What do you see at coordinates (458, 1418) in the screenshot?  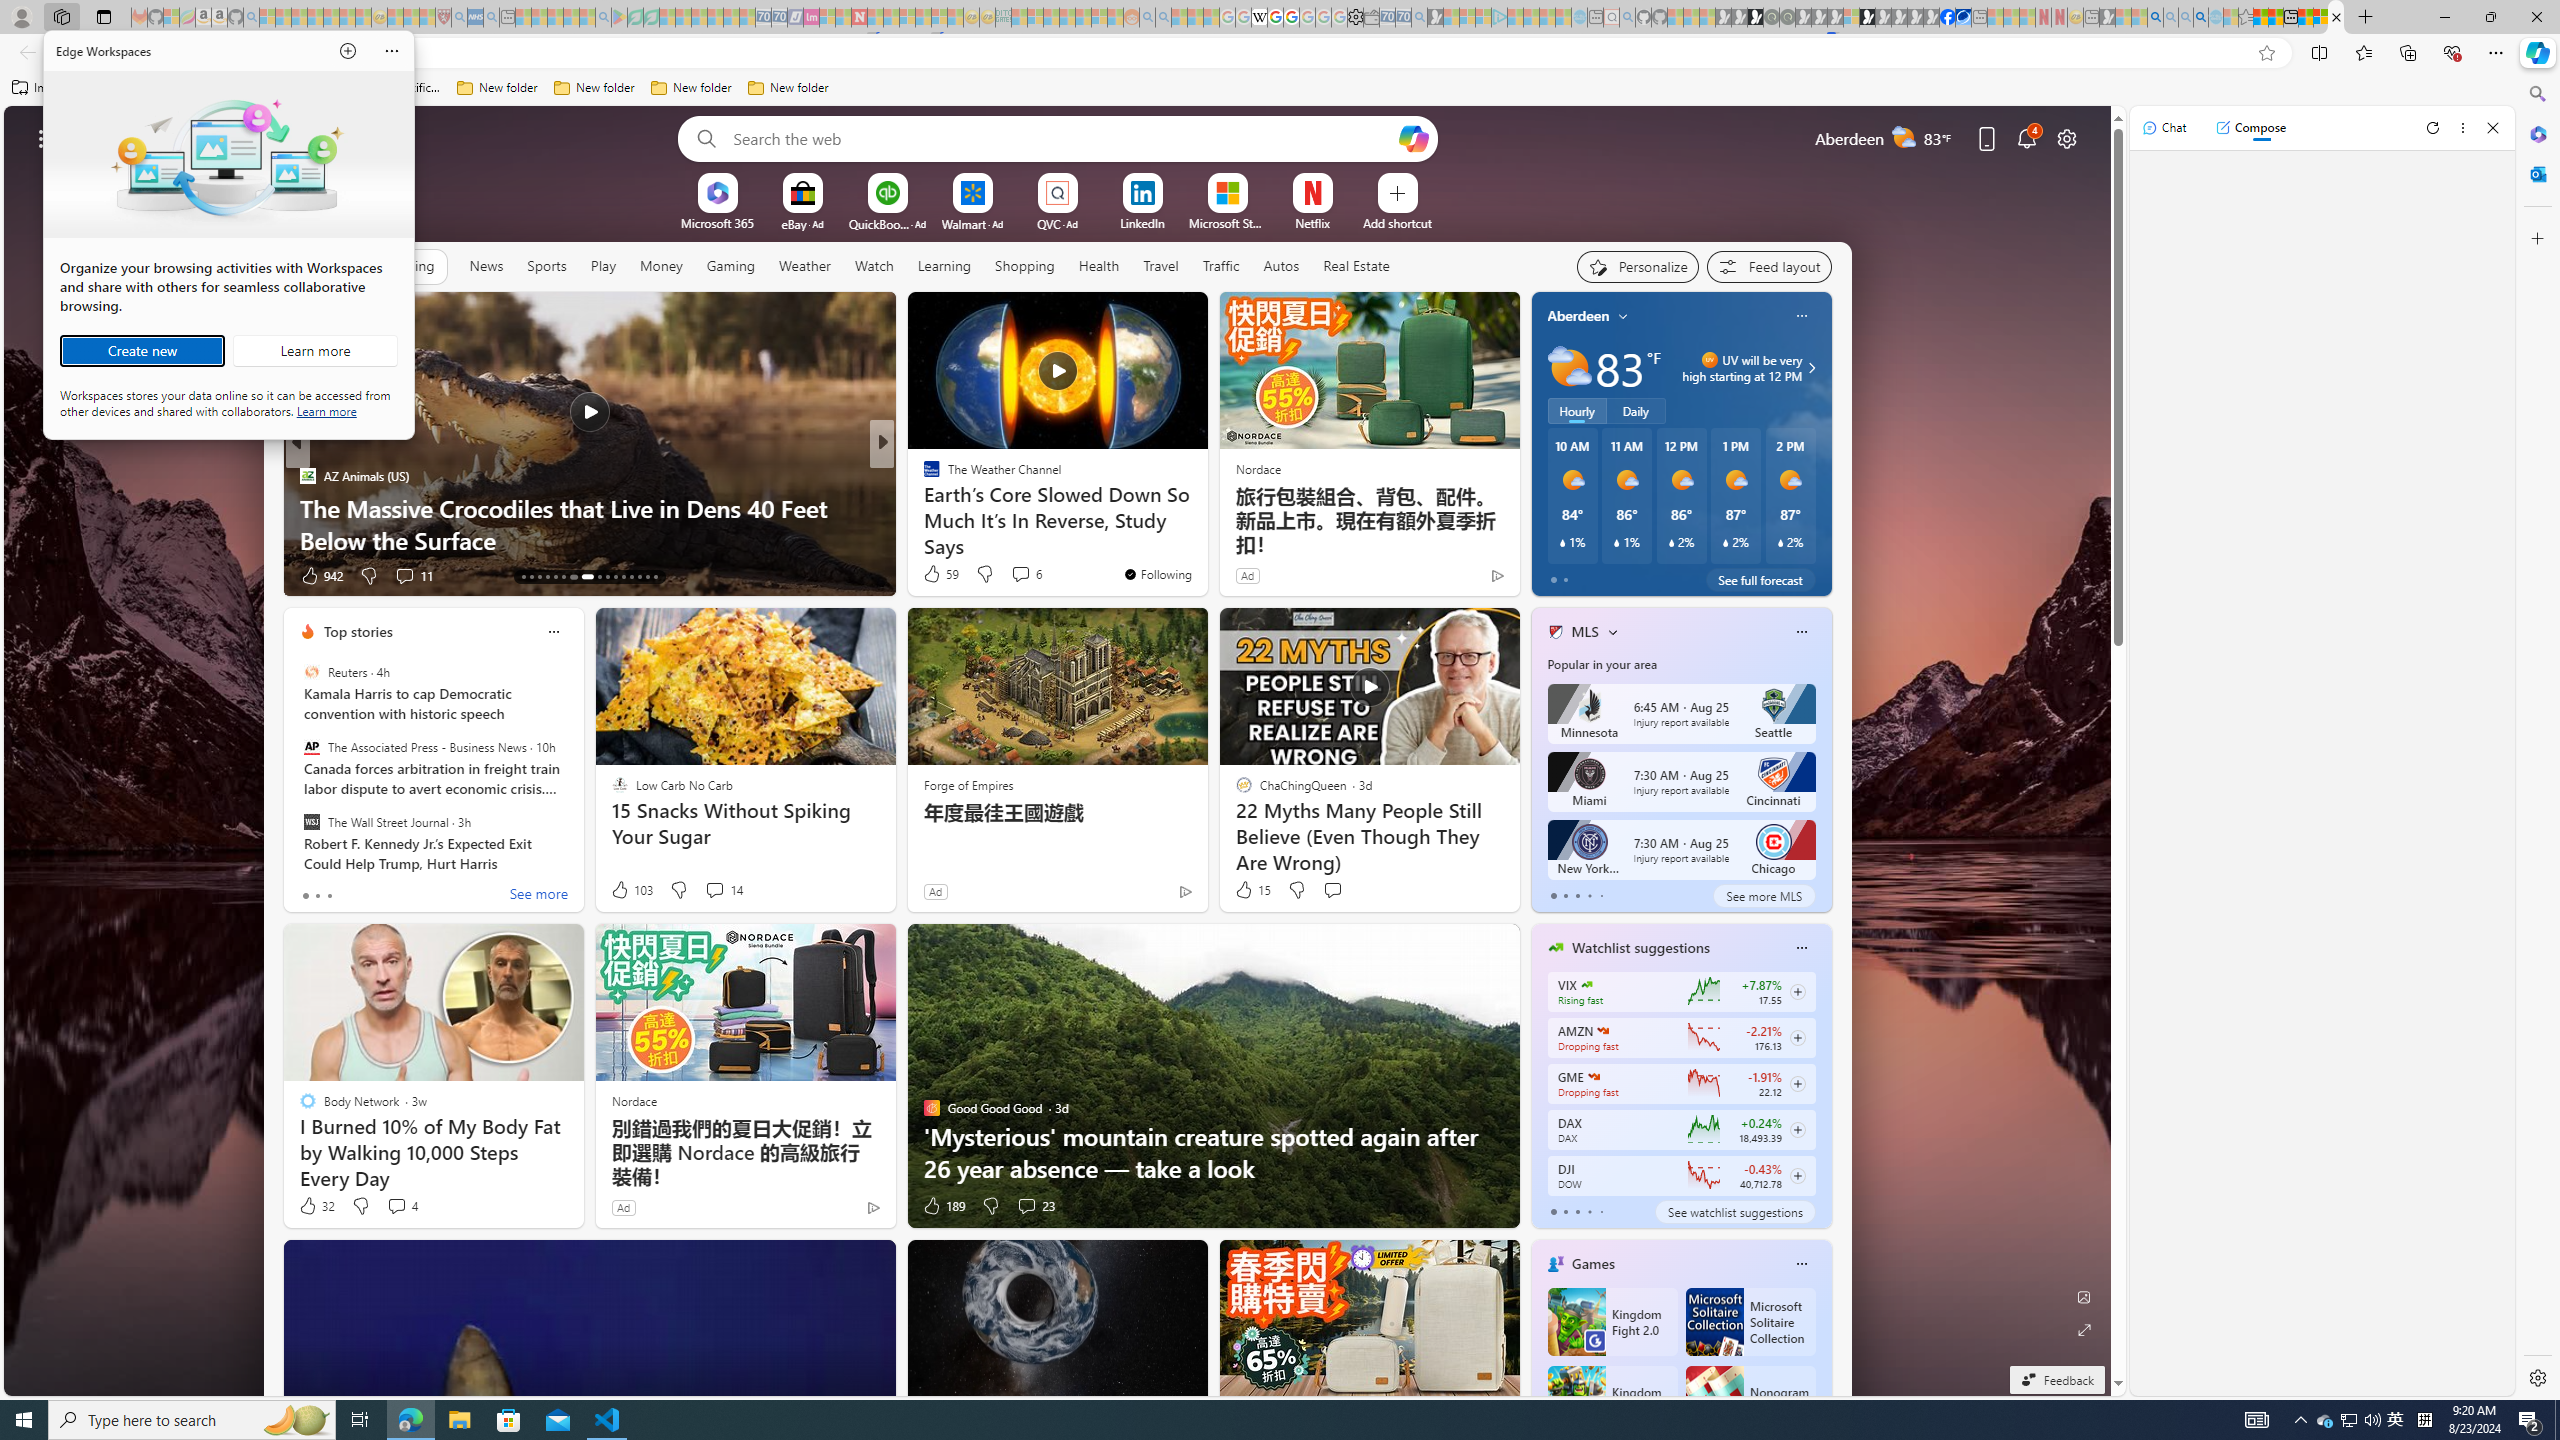 I see `'File Explorer'` at bounding box center [458, 1418].